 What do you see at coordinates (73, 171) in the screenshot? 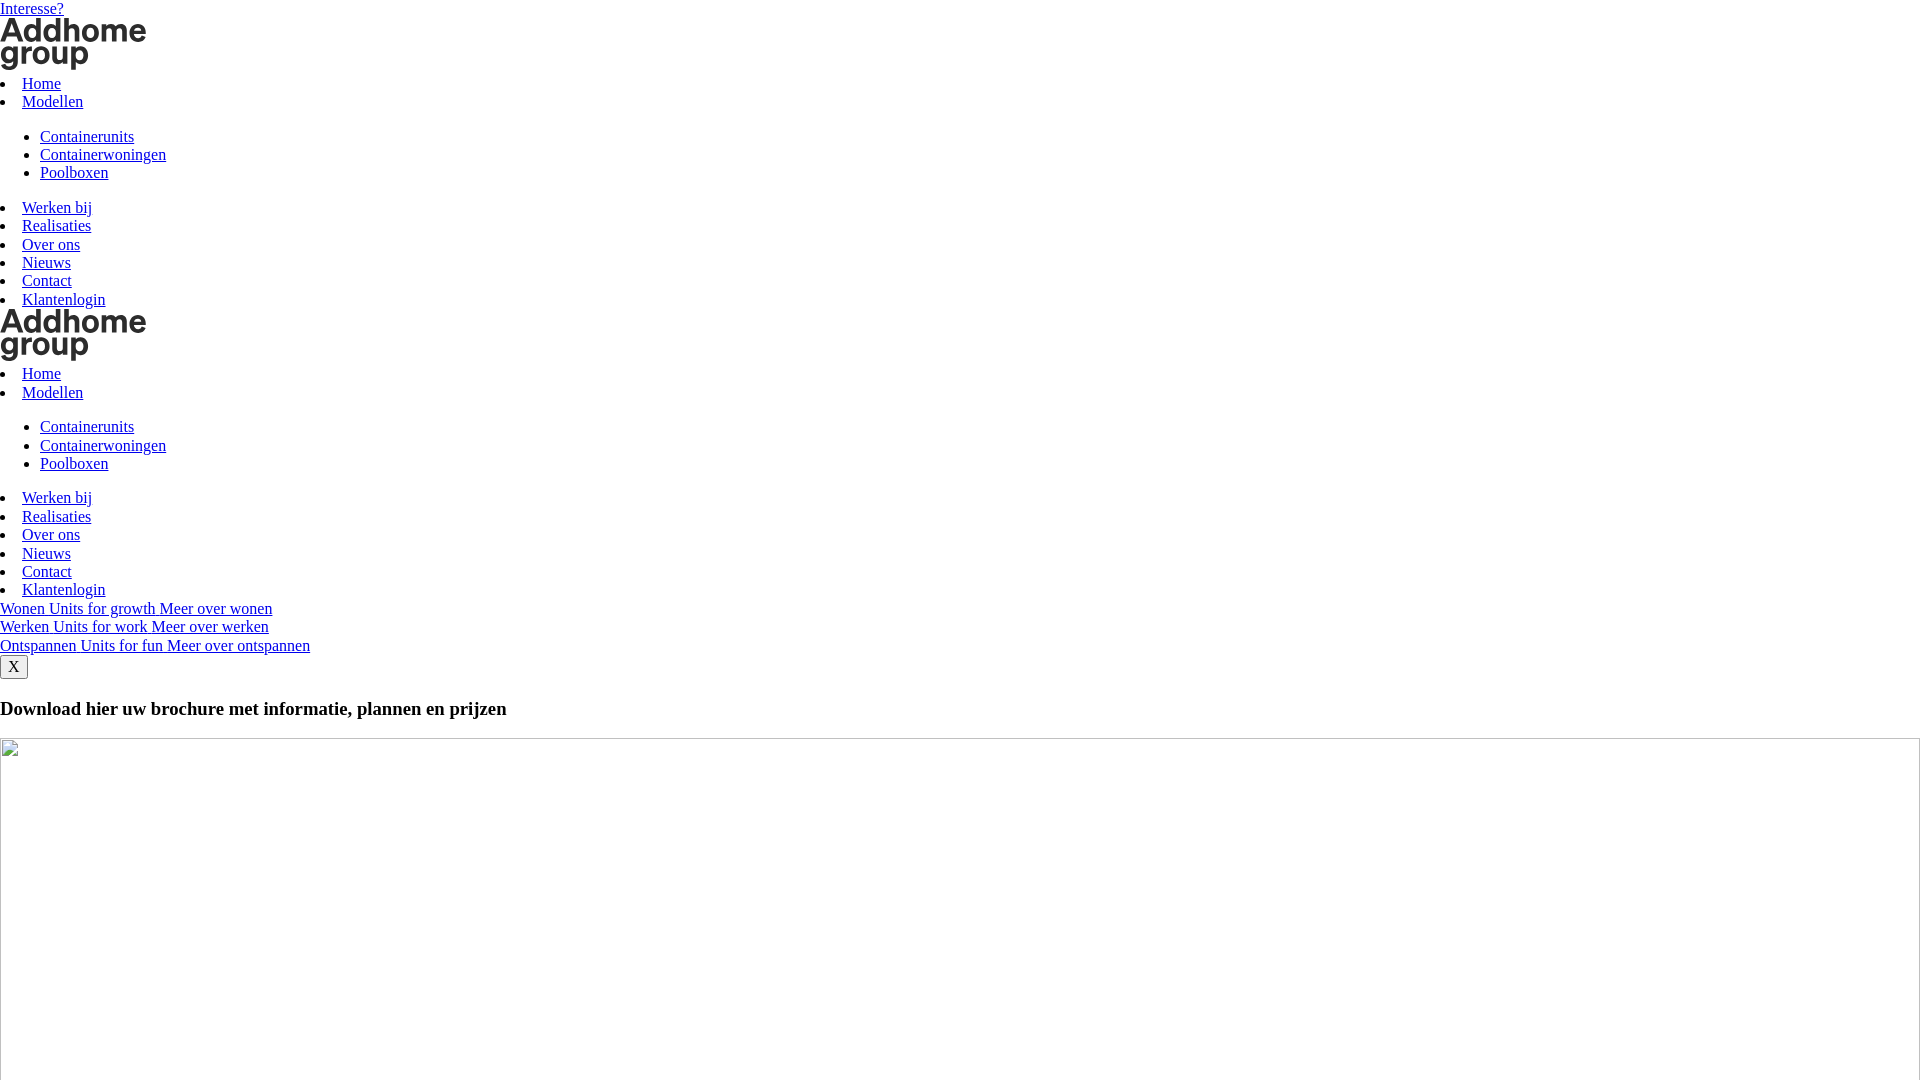
I see `'Poolboxen'` at bounding box center [73, 171].